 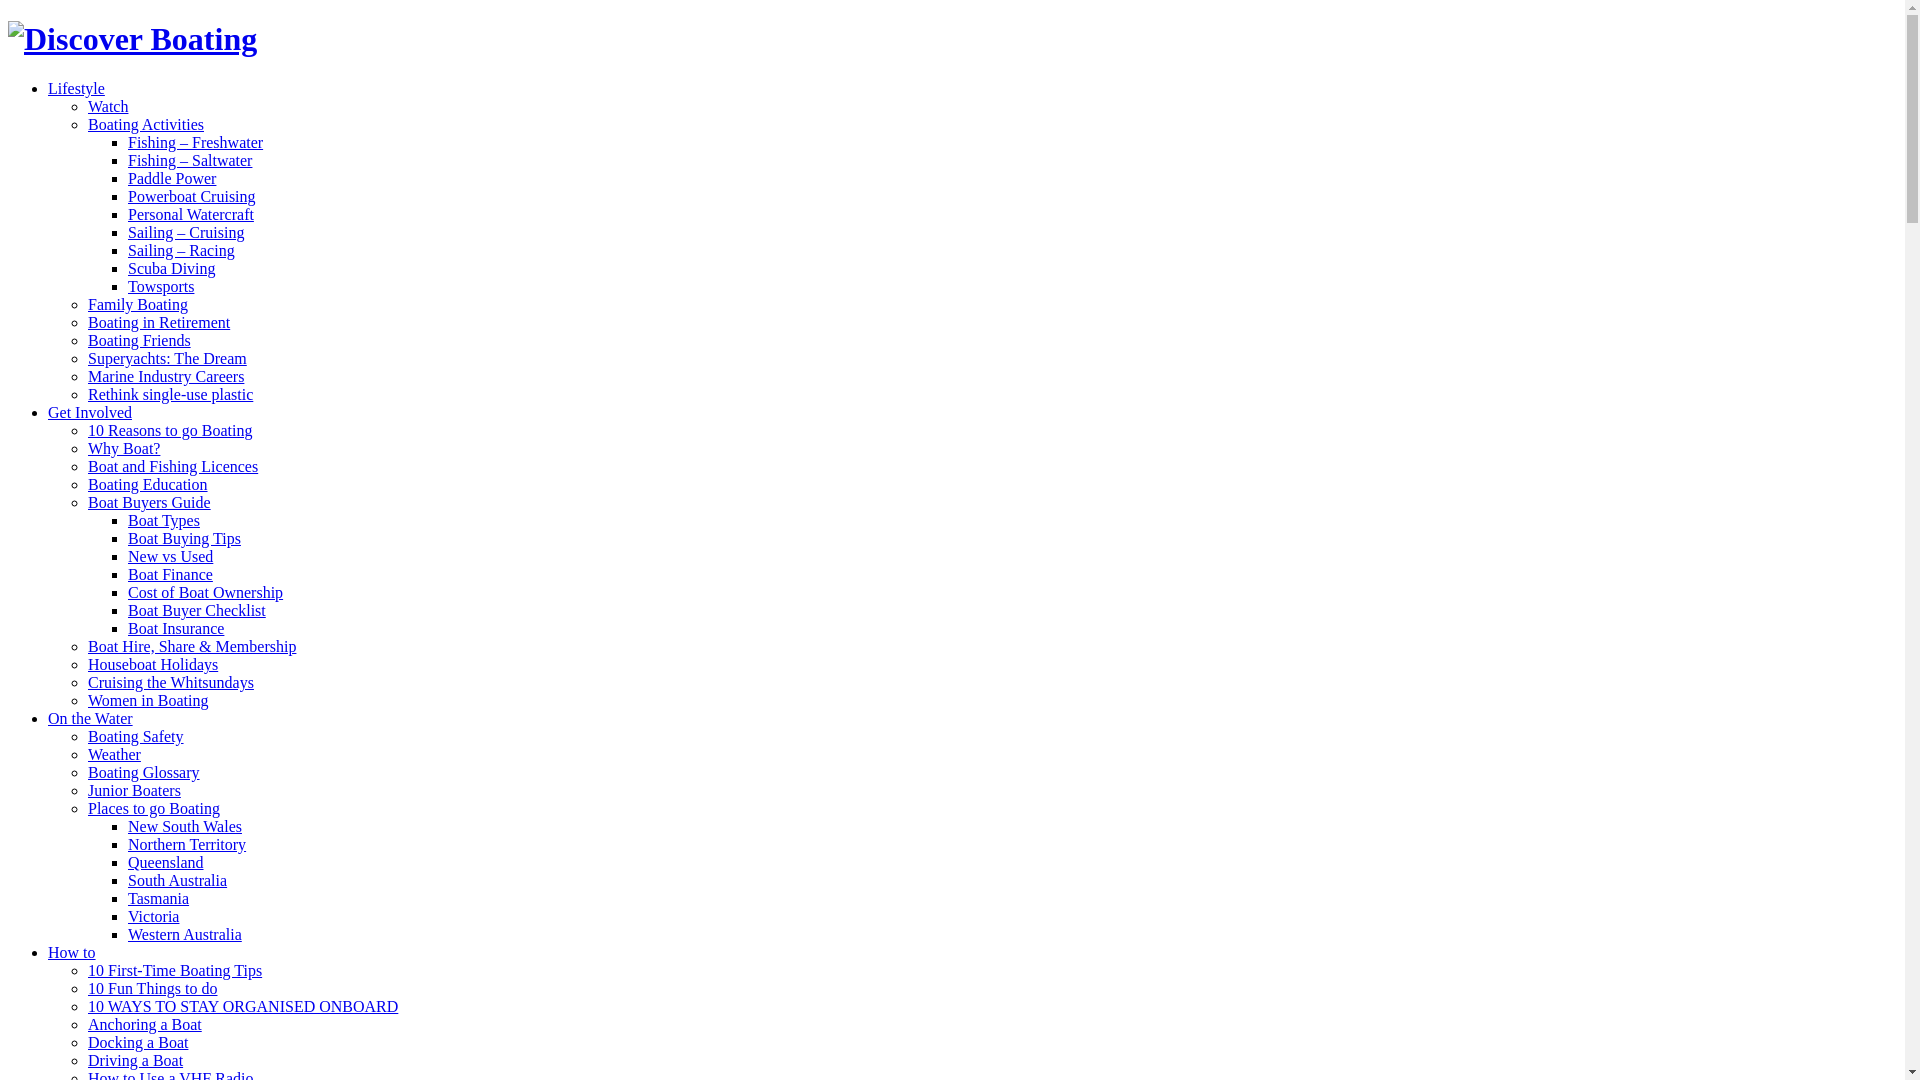 I want to click on 'Boat Types', so click(x=163, y=519).